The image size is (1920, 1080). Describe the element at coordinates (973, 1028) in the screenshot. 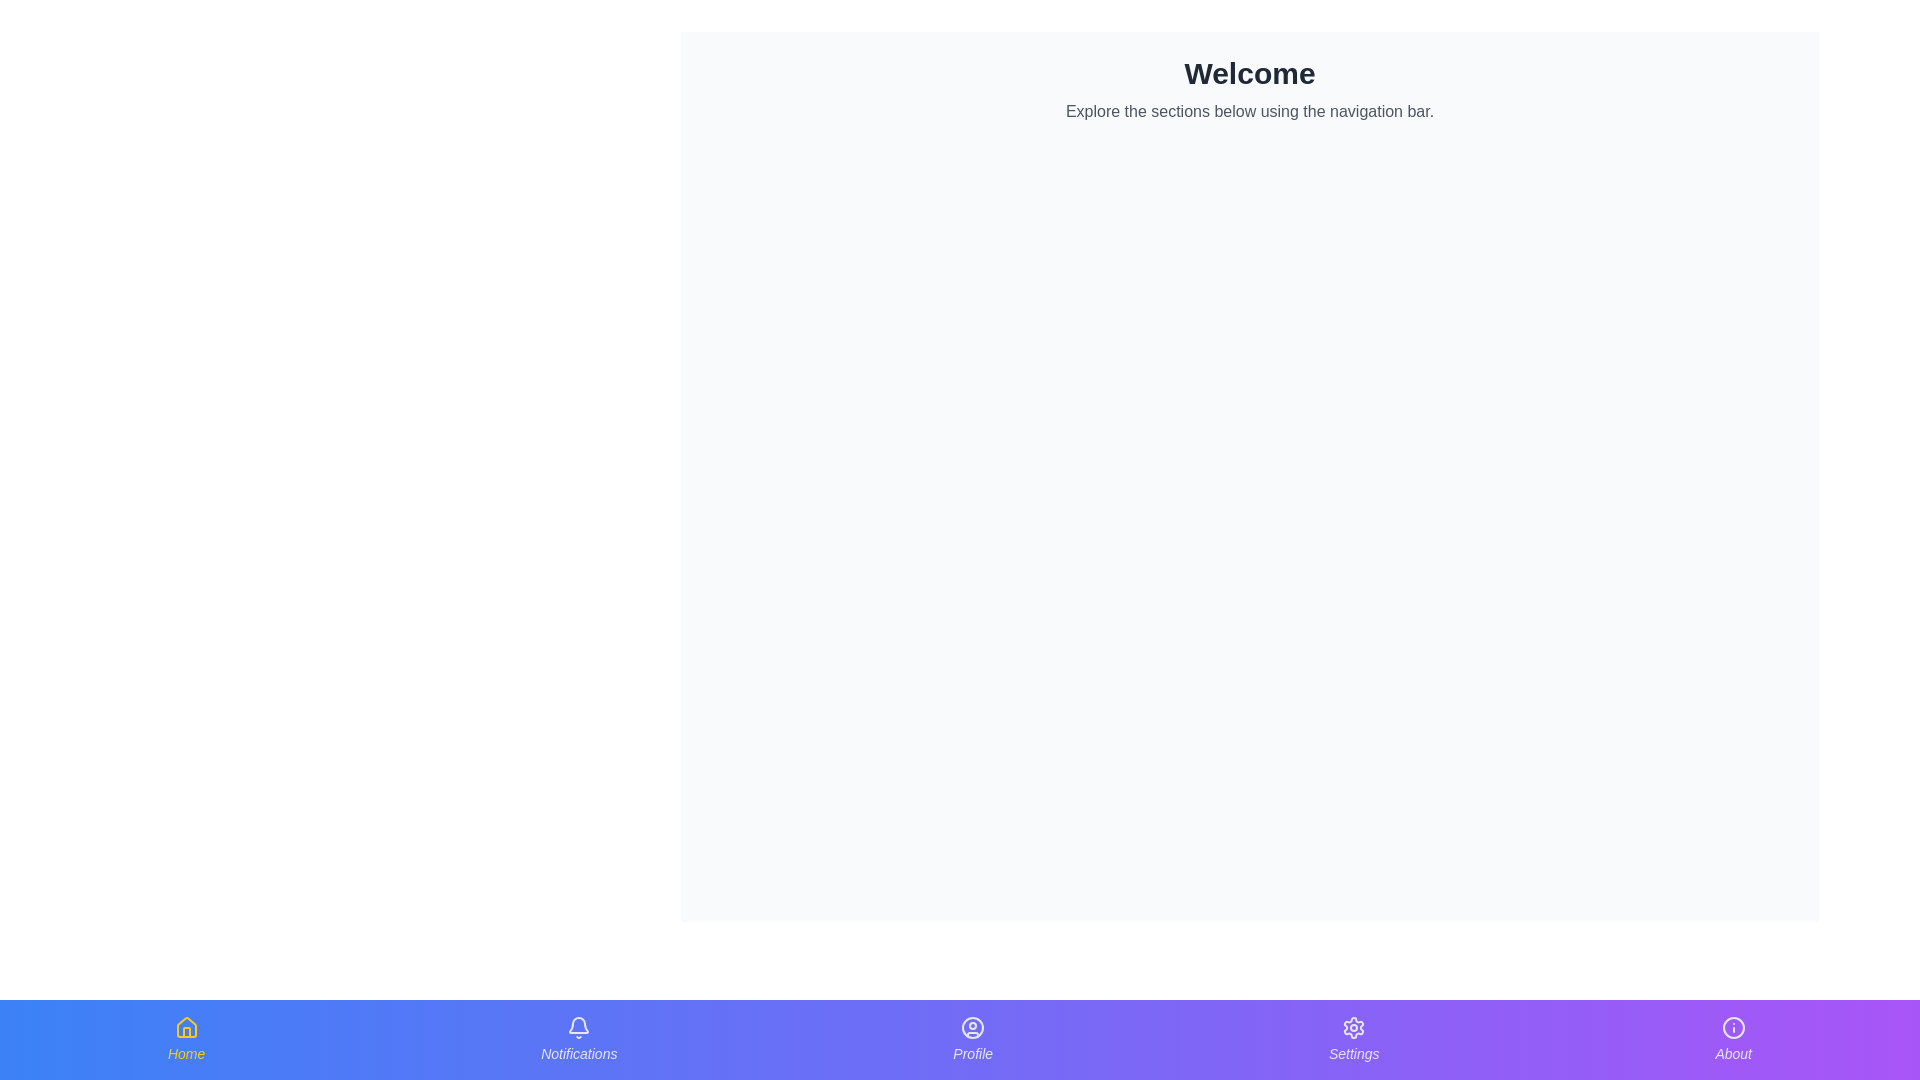

I see `the decorative circle element of the user profile icon located in the navigation bar at the bottom center of the interface` at that location.